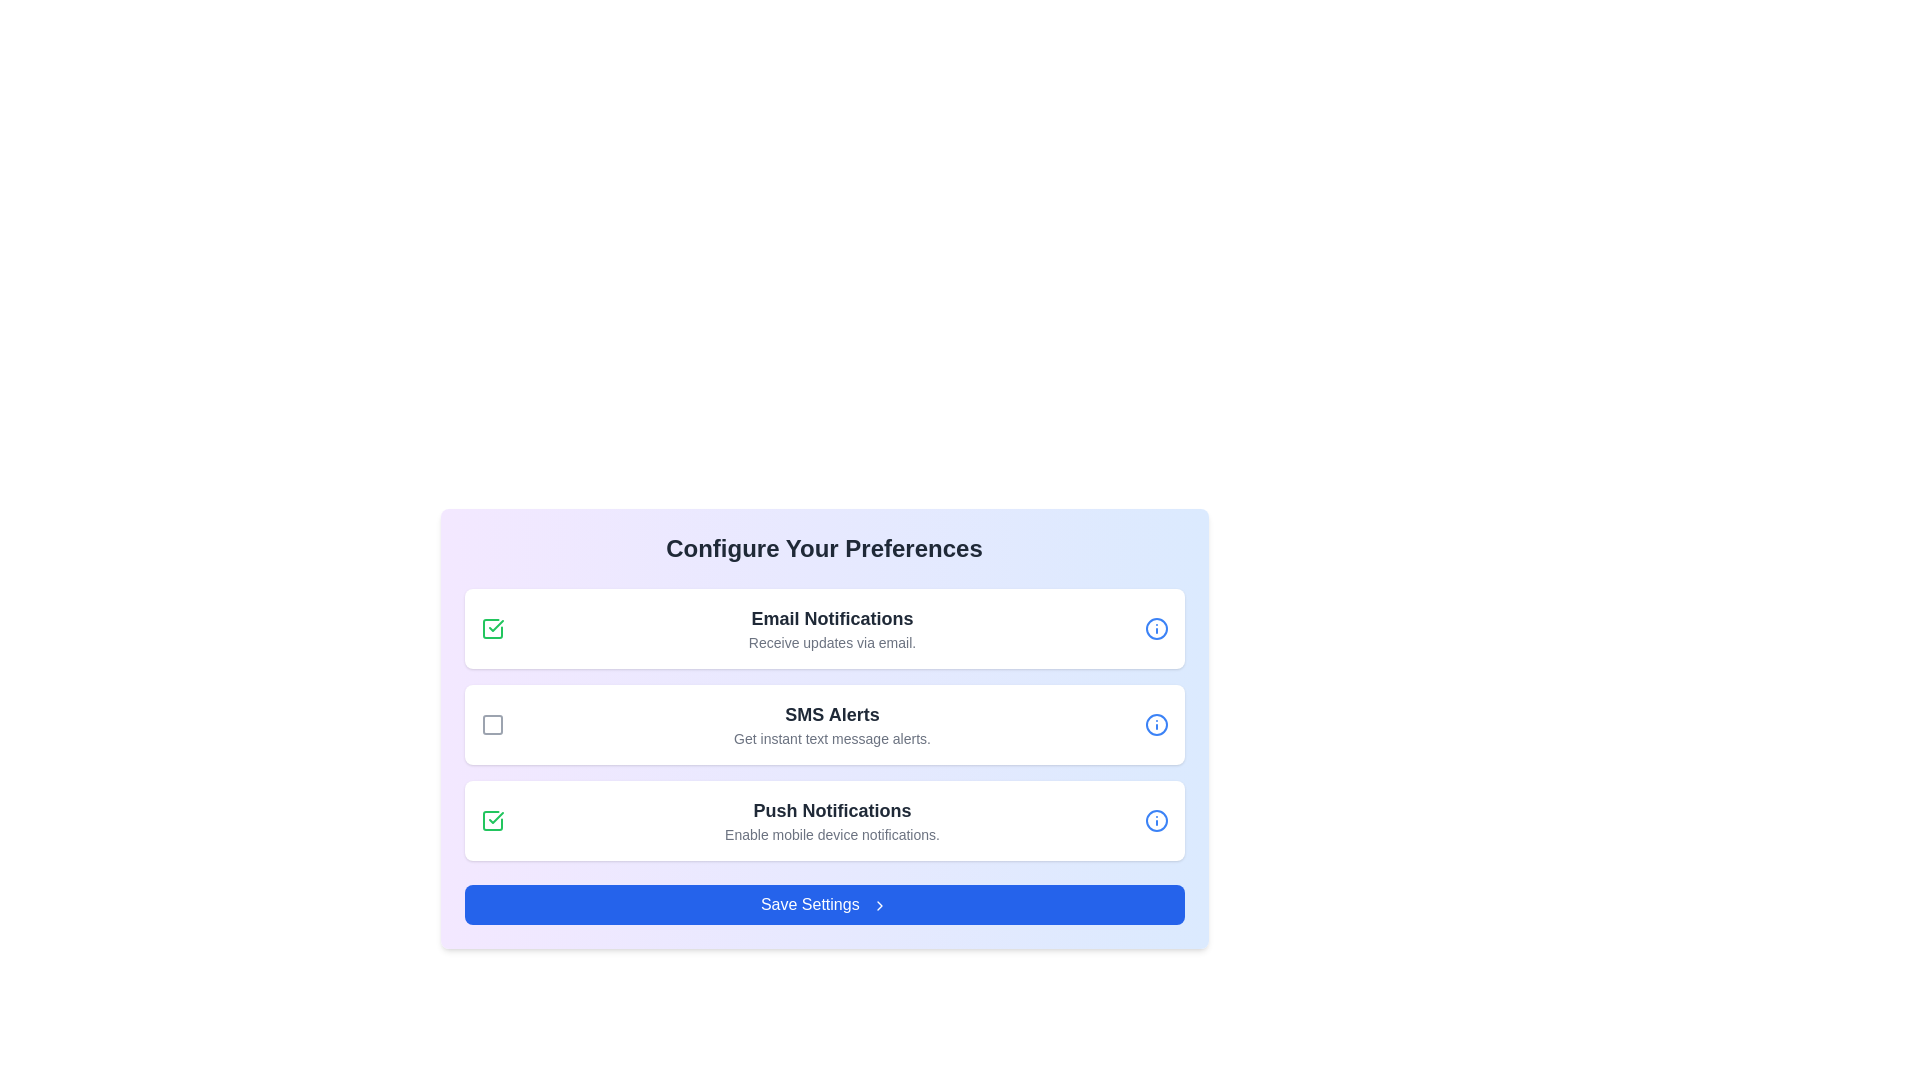  What do you see at coordinates (824, 627) in the screenshot?
I see `the checkbox in the 'Email Notifications' list item` at bounding box center [824, 627].